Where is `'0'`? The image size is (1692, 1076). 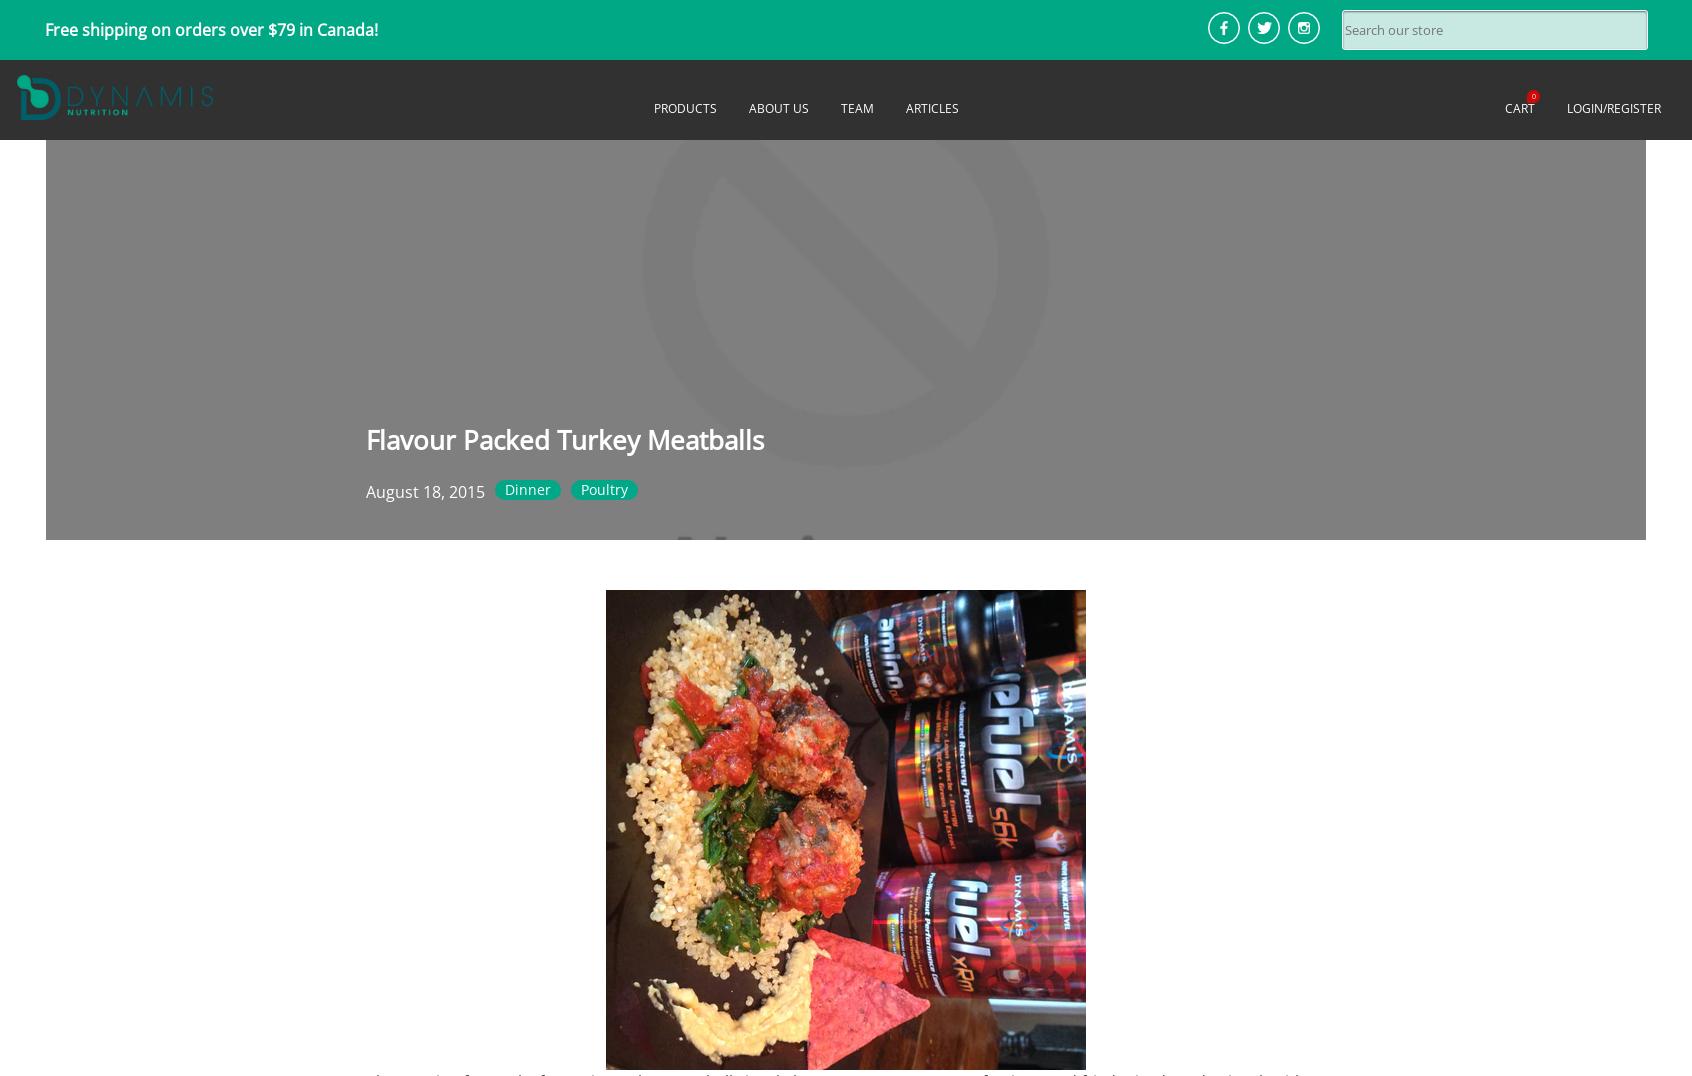
'0' is located at coordinates (1530, 94).